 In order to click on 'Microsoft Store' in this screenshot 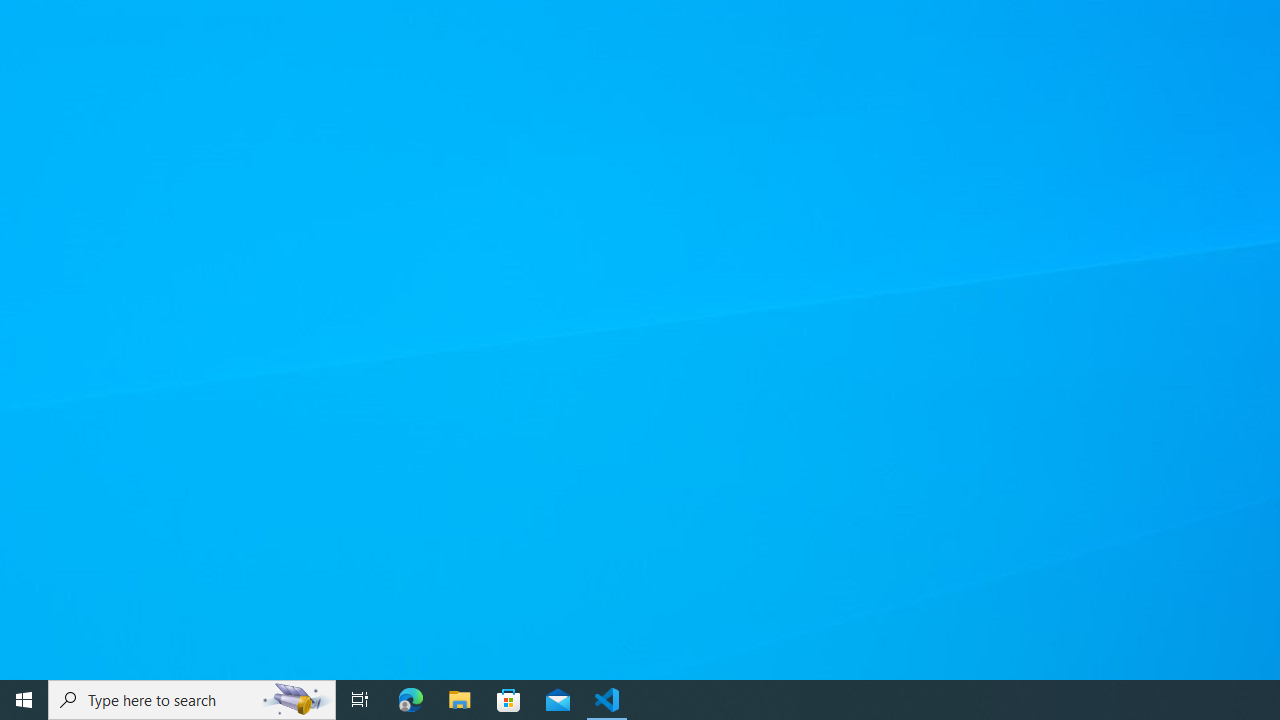, I will do `click(509, 698)`.